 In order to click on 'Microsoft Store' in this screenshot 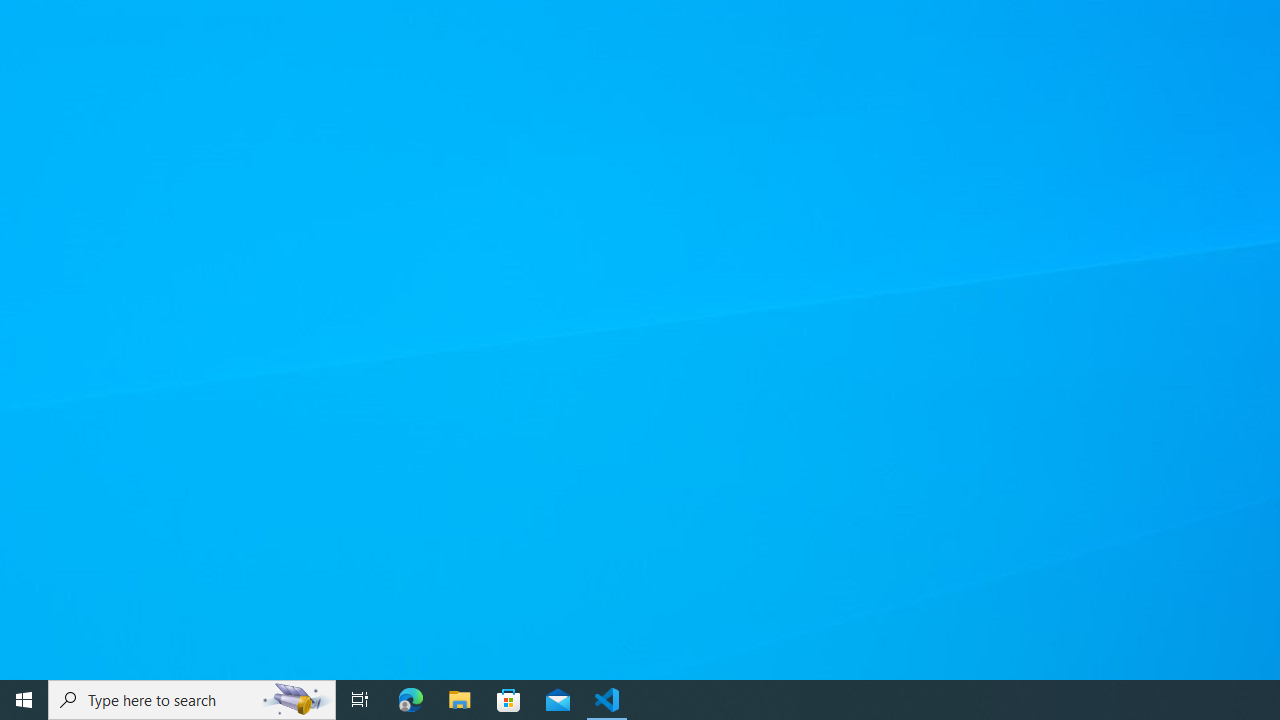, I will do `click(509, 698)`.